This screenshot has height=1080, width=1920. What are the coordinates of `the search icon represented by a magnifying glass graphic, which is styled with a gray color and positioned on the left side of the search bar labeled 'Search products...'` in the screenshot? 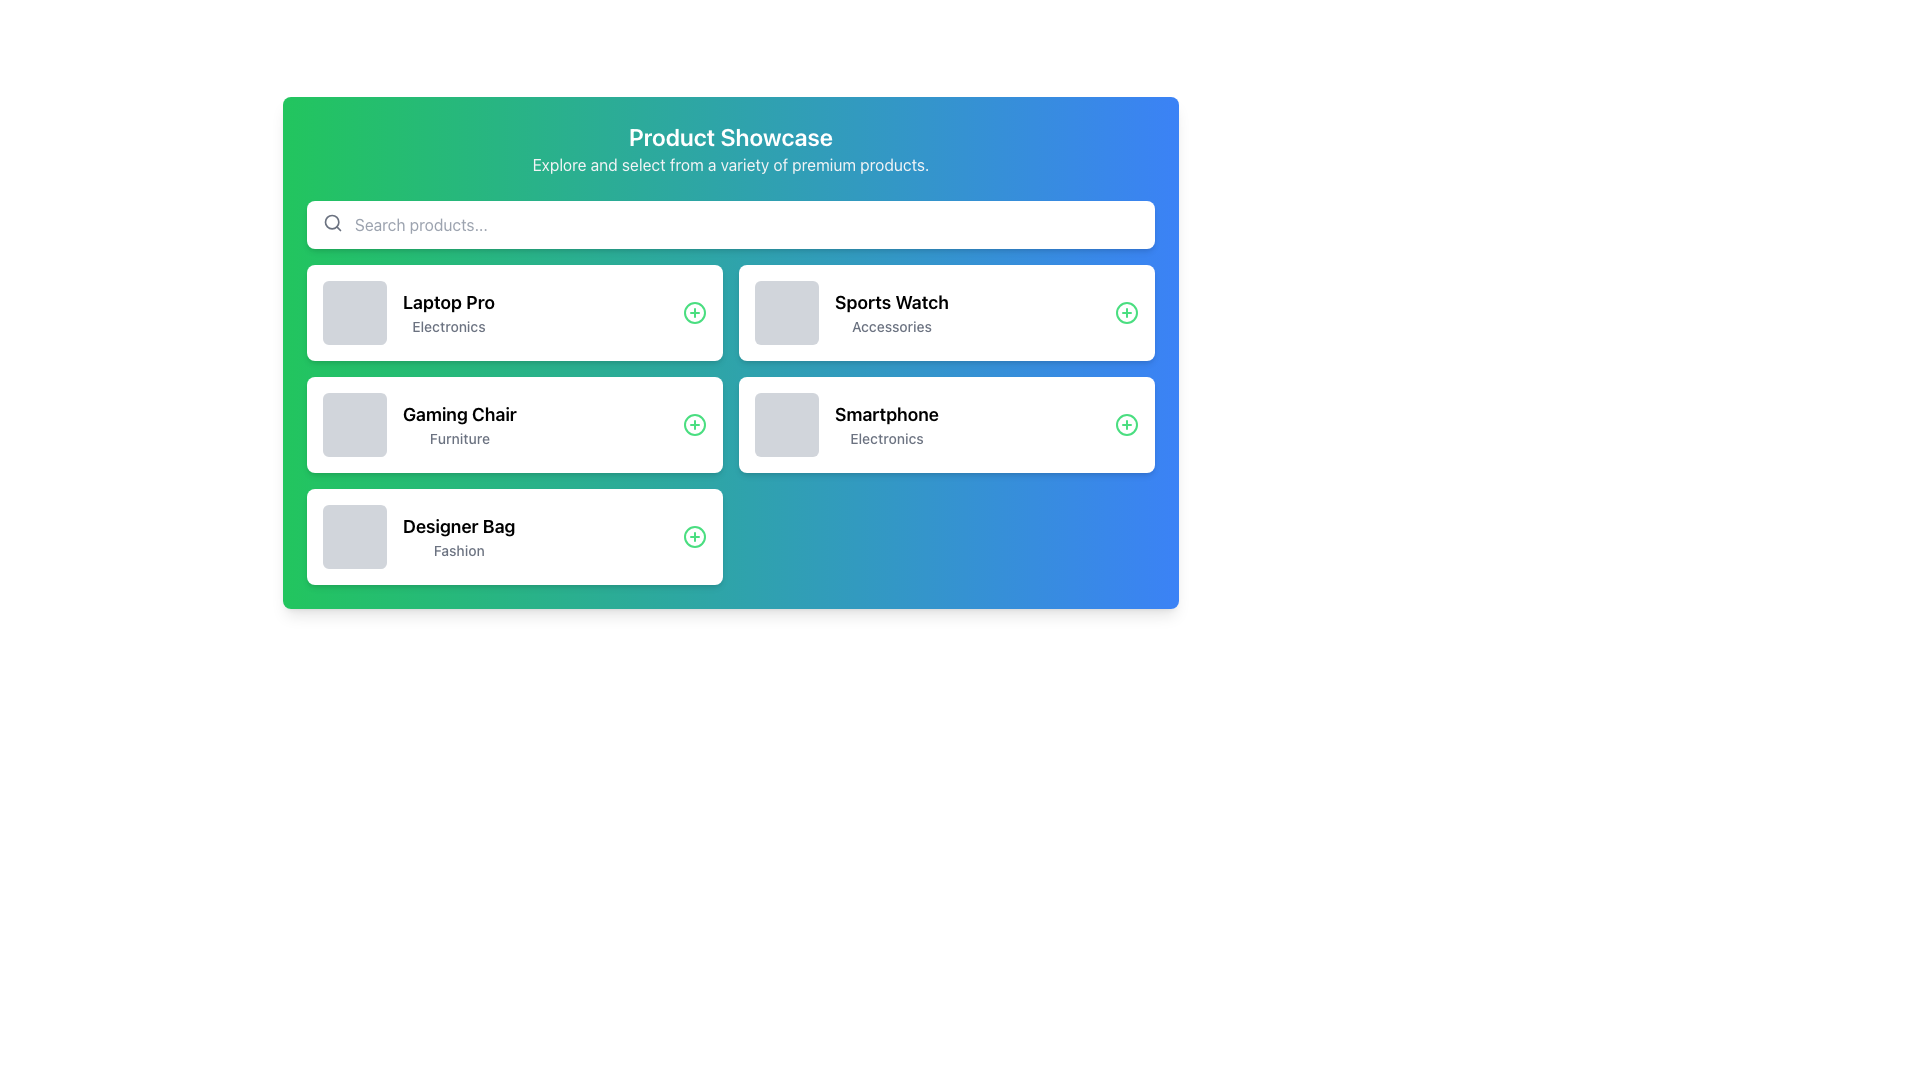 It's located at (332, 223).